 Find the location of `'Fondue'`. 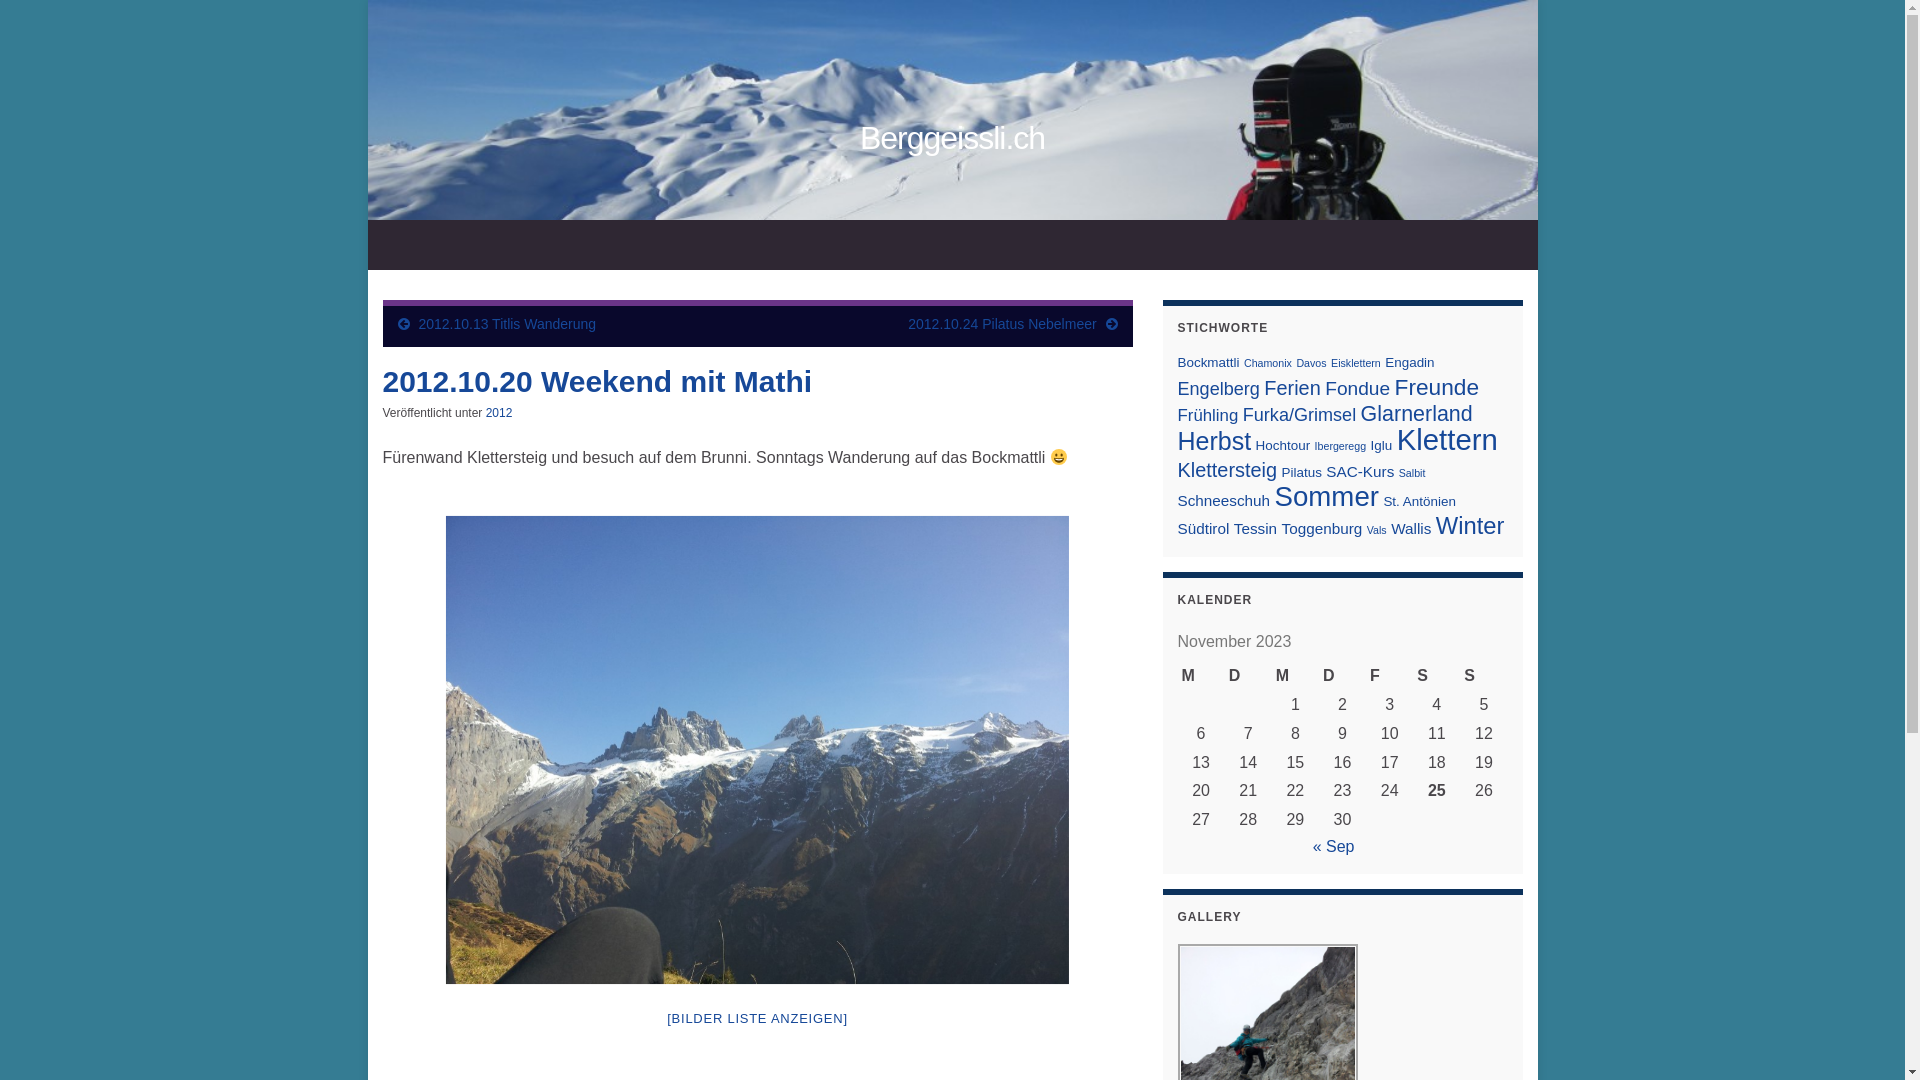

'Fondue' is located at coordinates (1357, 388).